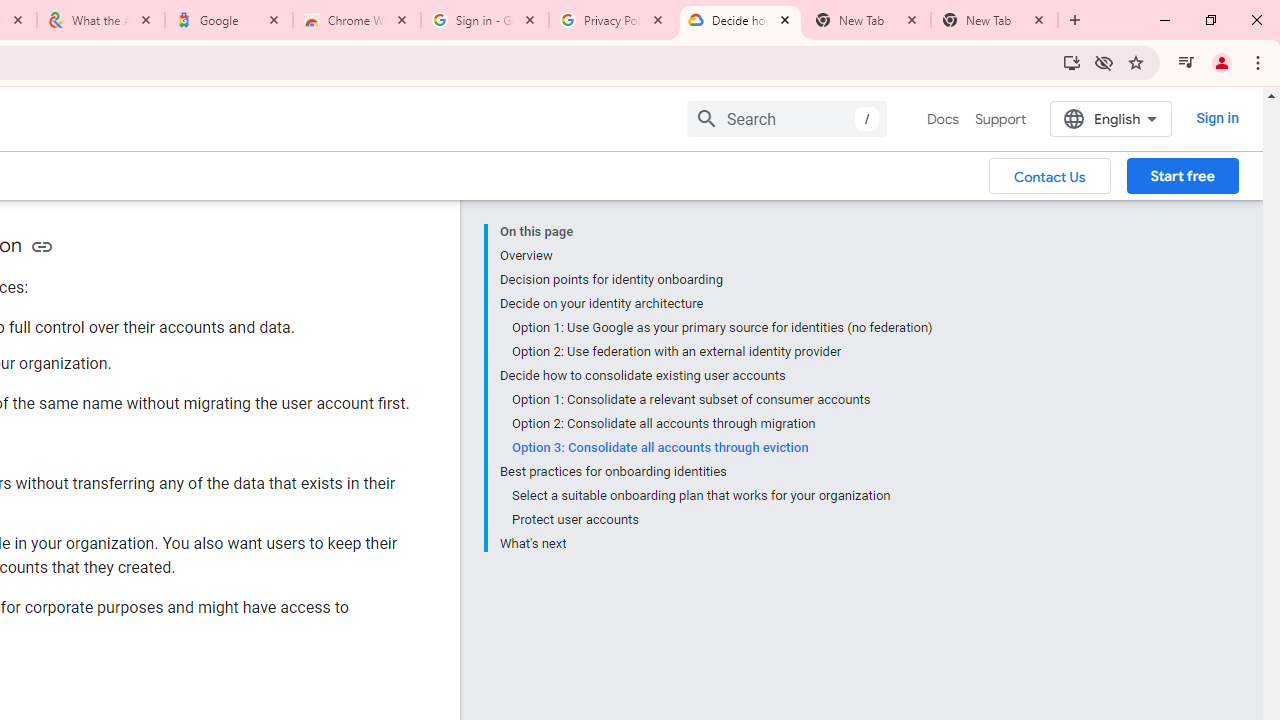 The image size is (1280, 720). I want to click on 'Google', so click(229, 20).